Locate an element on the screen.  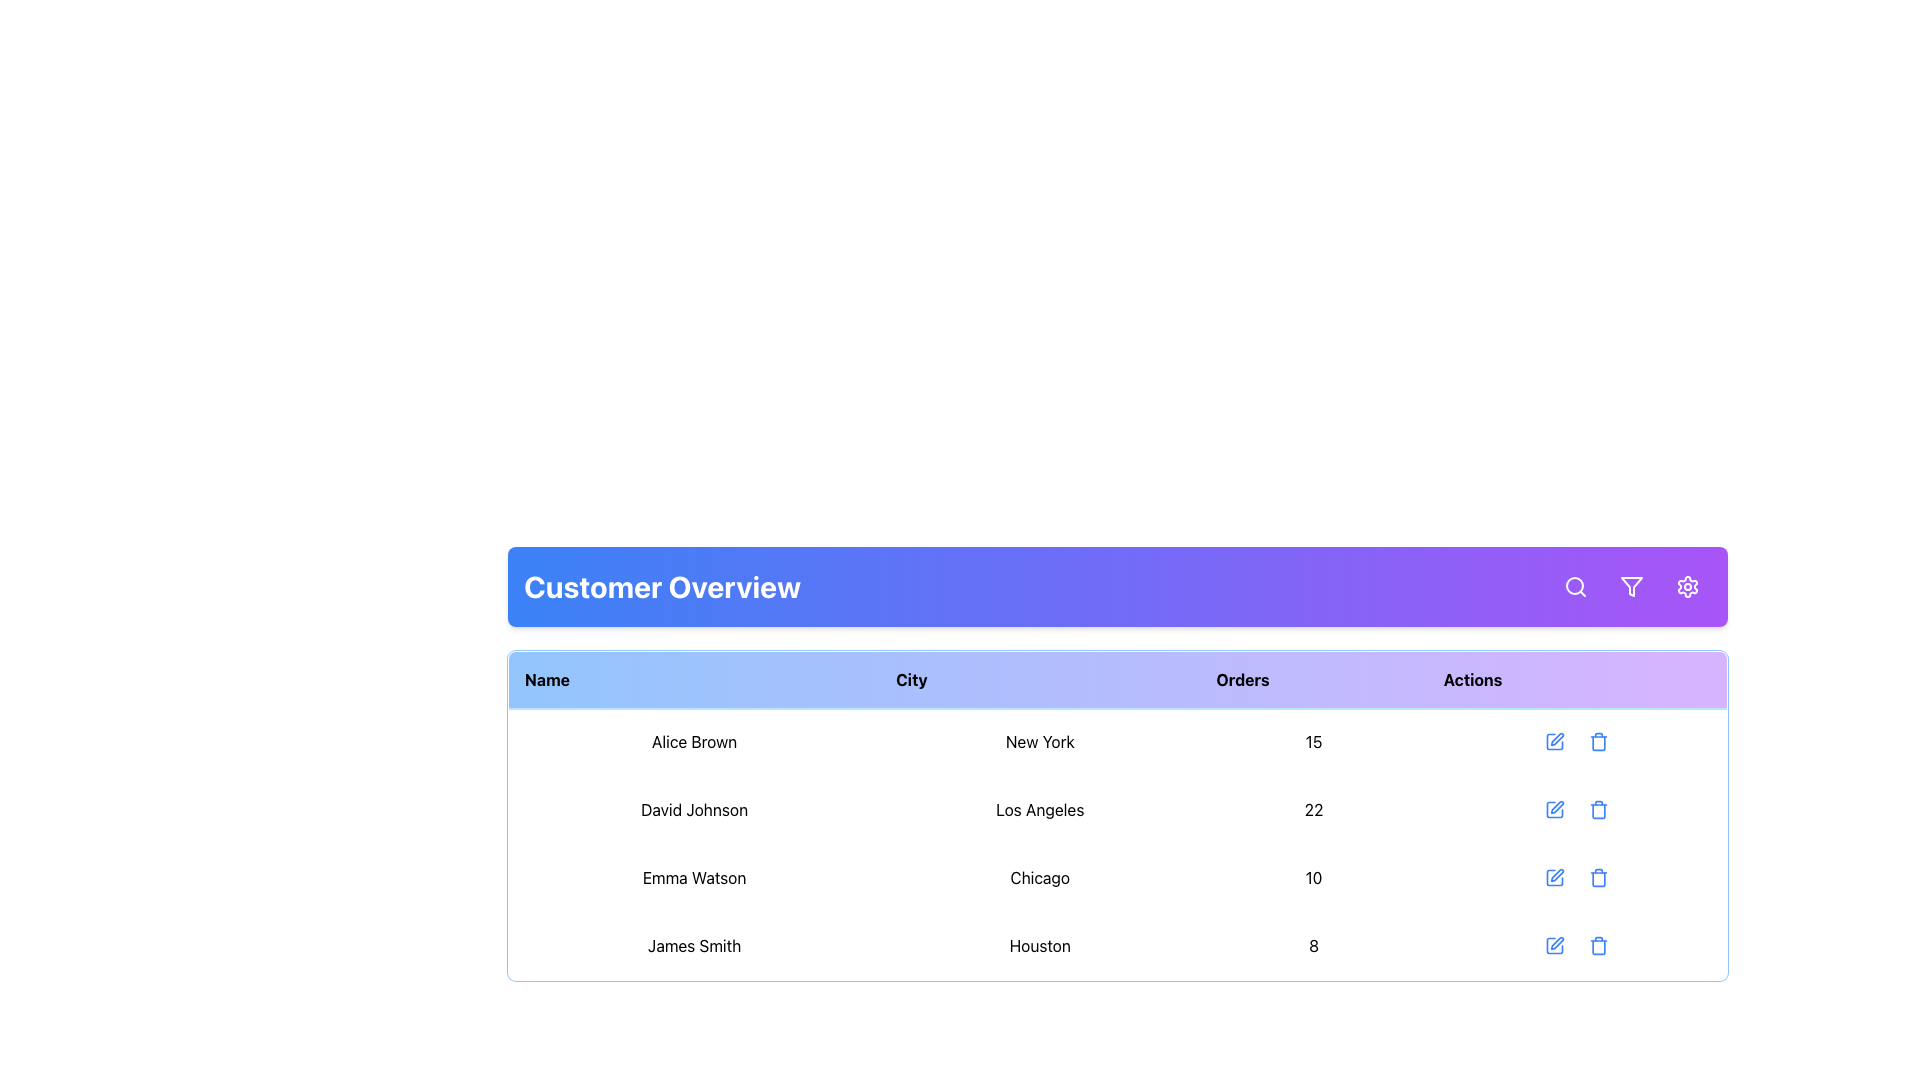
the circular search button located in the top section of the interface with a purple gradient background is located at coordinates (1574, 585).